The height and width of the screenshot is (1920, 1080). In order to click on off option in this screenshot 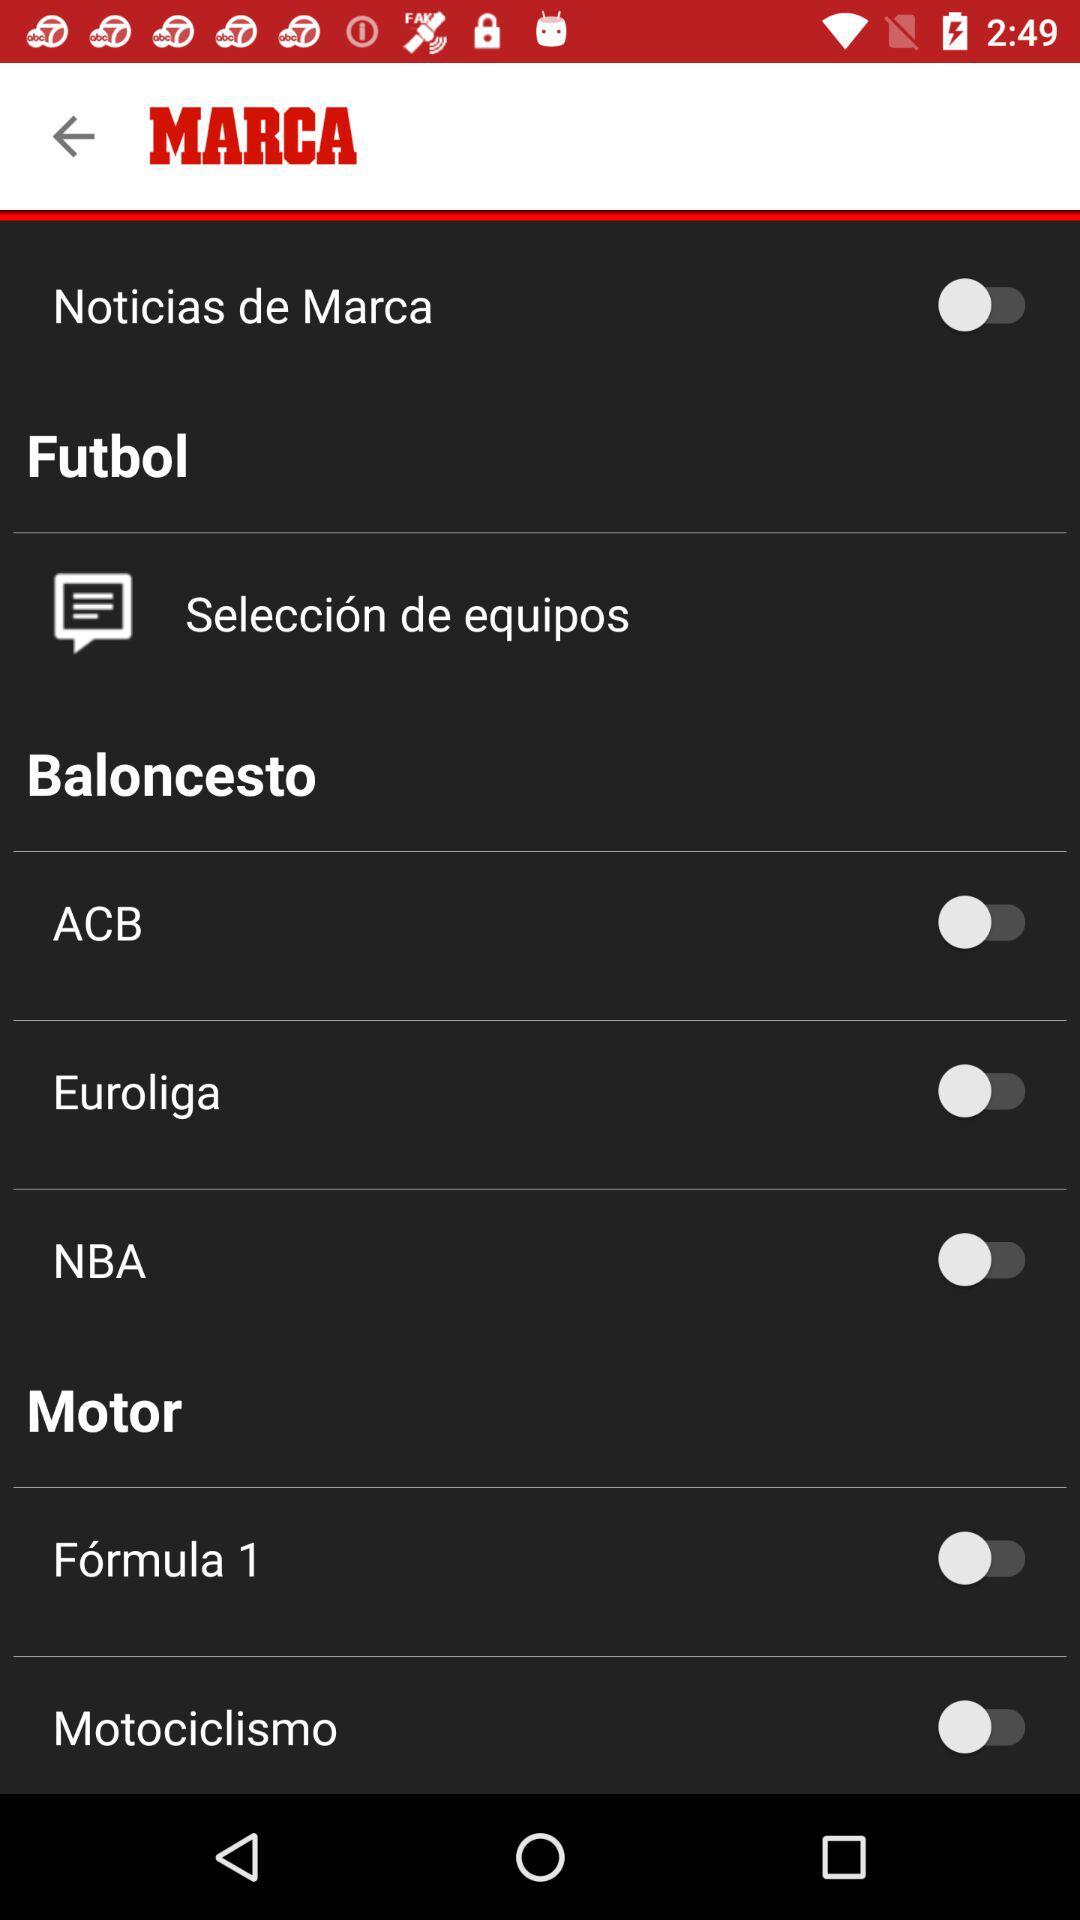, I will do `click(991, 1557)`.